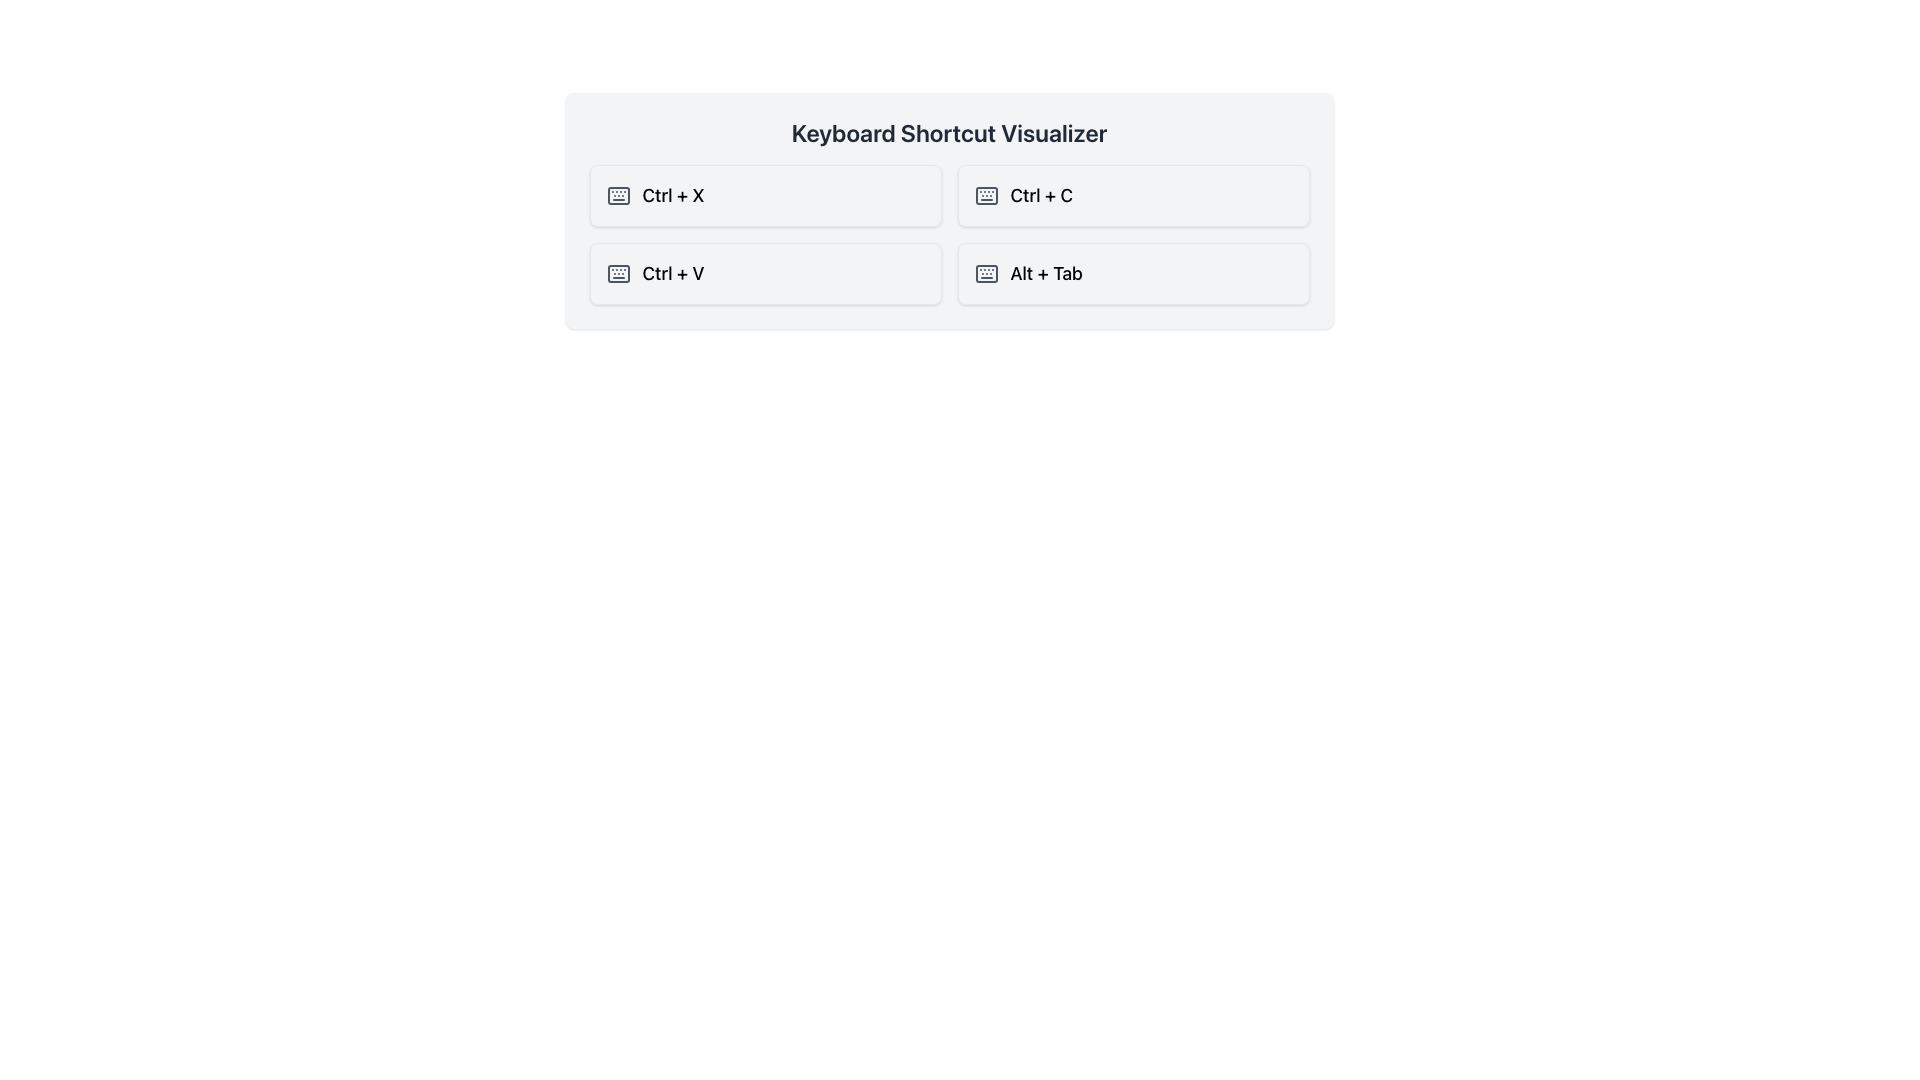 The width and height of the screenshot is (1920, 1080). Describe the element at coordinates (986, 273) in the screenshot. I see `the keyboard icon located within the 'Alt + Tab' button at the bottom-right corner of the four-button grid layout` at that location.